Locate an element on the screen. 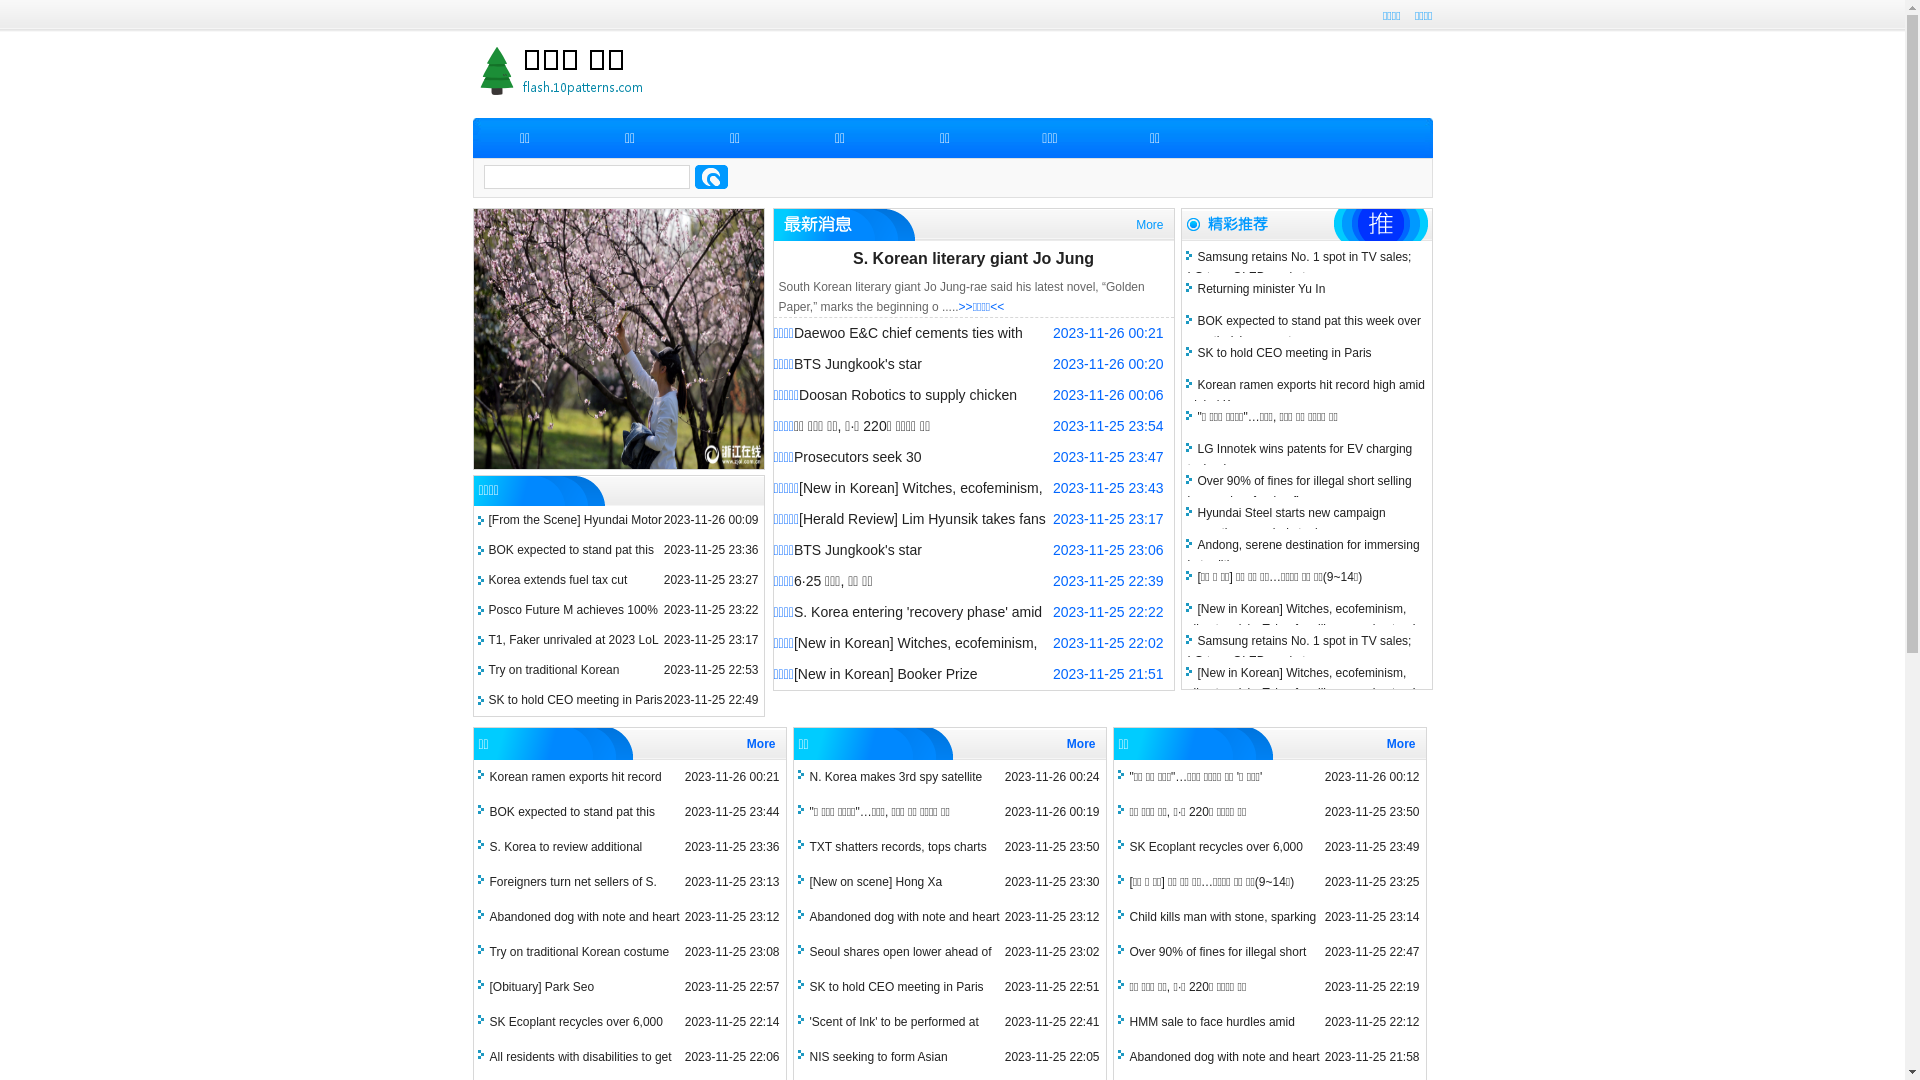 This screenshot has width=1920, height=1080. 'search' is located at coordinates (710, 176).